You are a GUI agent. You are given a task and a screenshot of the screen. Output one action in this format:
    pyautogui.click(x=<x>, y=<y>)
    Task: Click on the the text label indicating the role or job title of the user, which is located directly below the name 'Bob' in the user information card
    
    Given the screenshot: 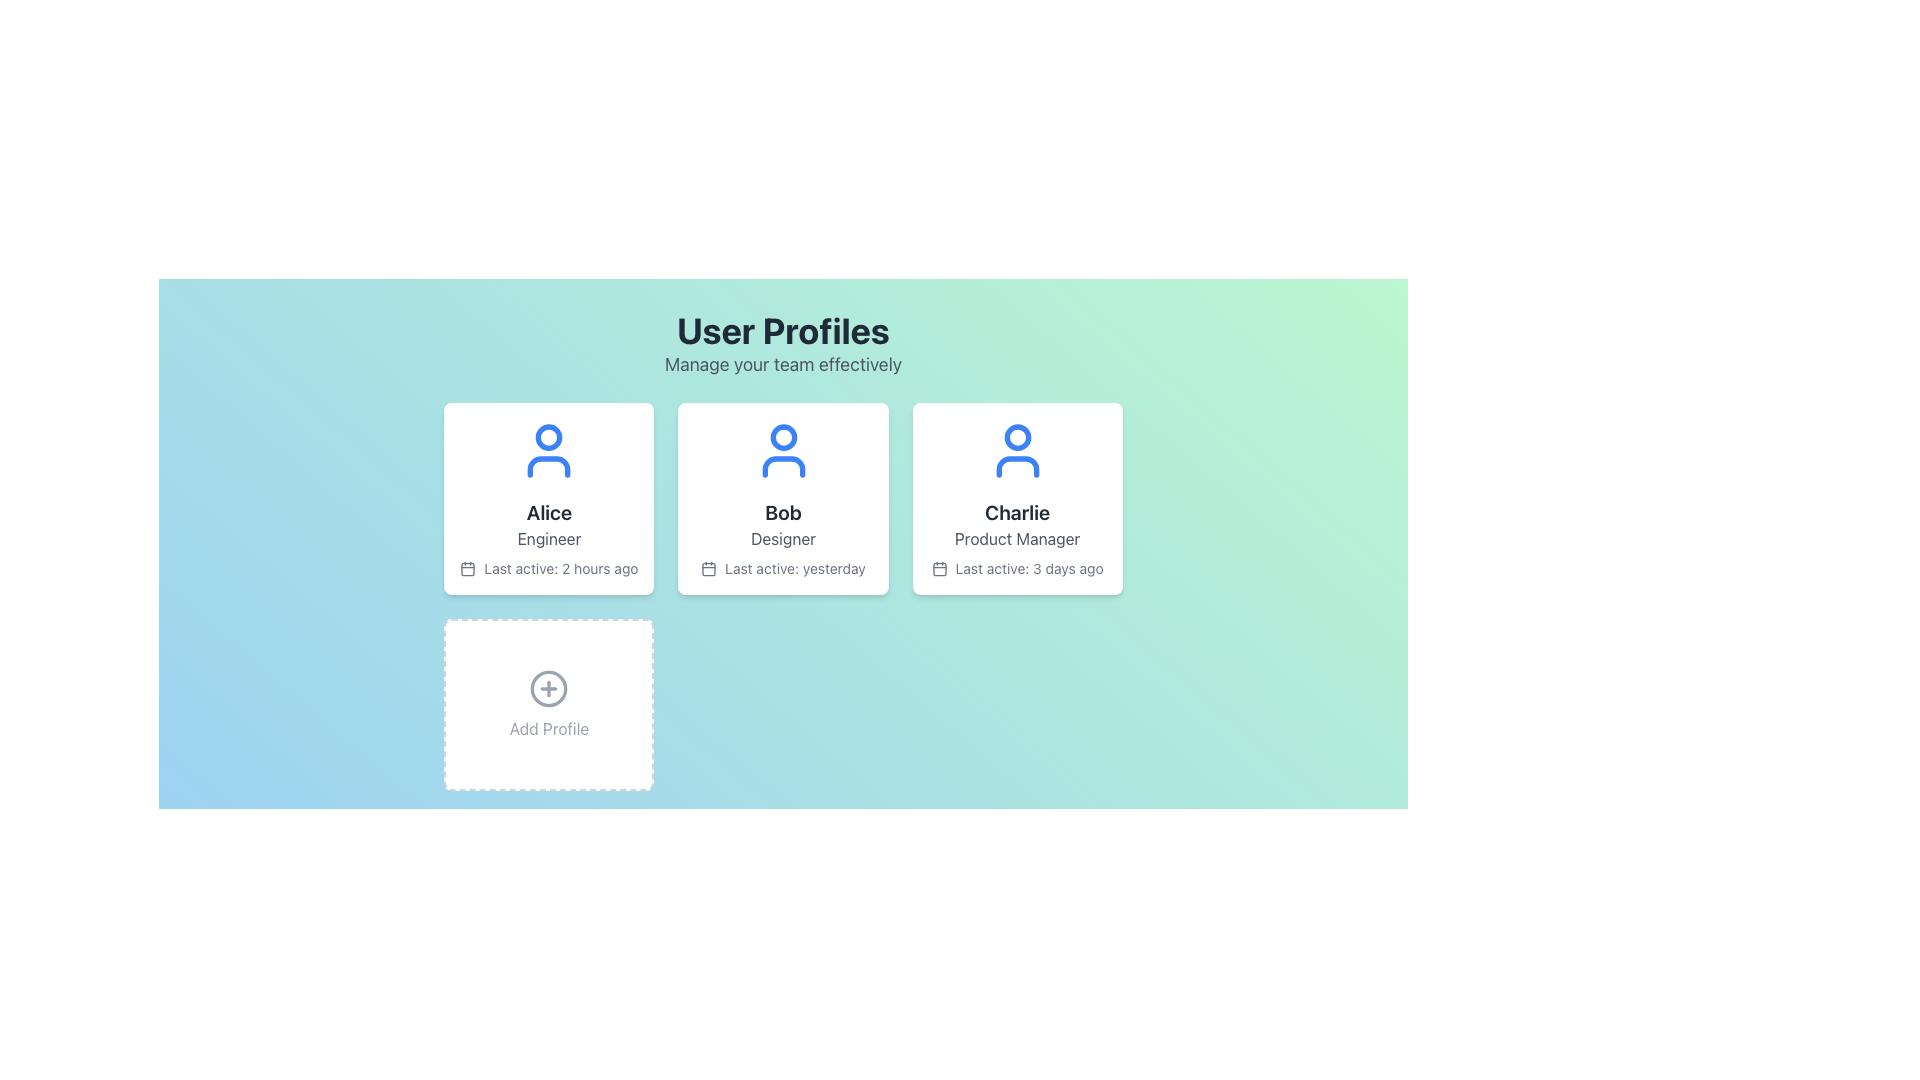 What is the action you would take?
    pyautogui.click(x=782, y=538)
    